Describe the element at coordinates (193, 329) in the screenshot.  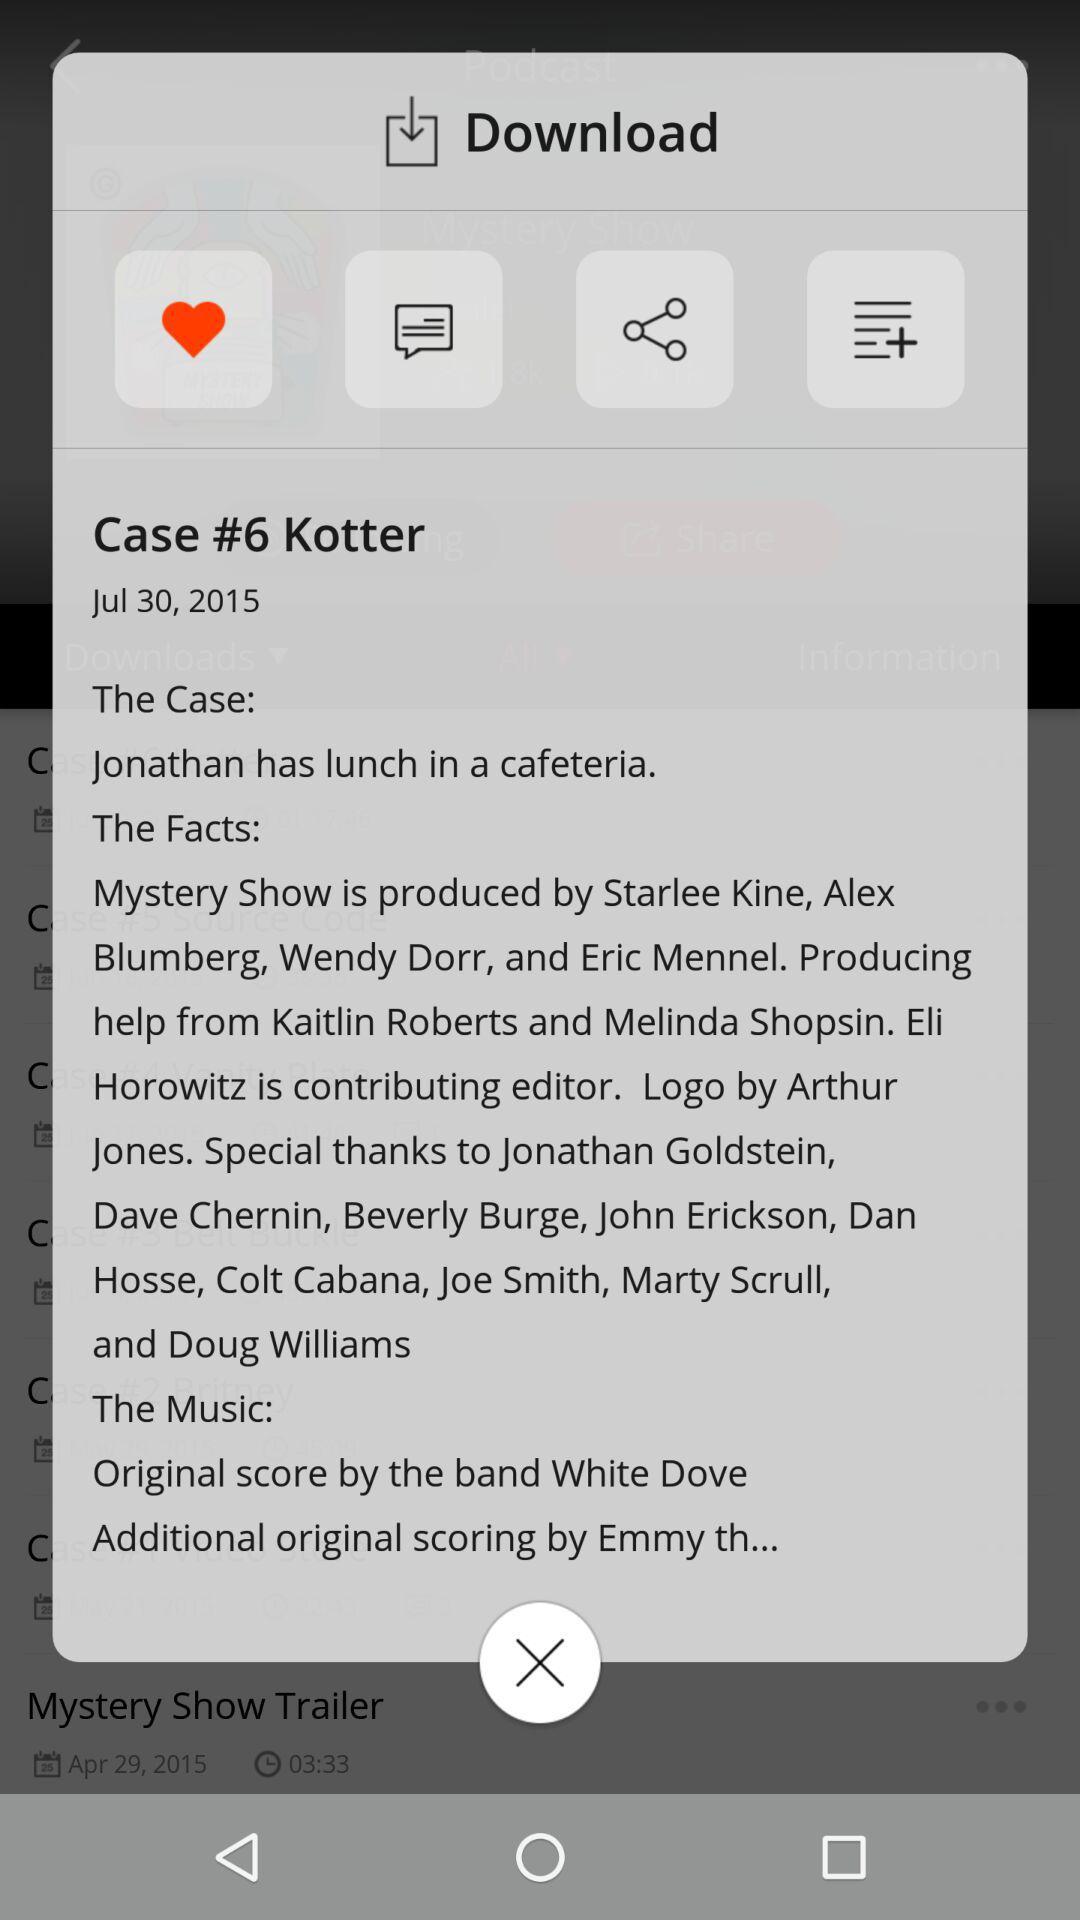
I see `item at the top left corner` at that location.